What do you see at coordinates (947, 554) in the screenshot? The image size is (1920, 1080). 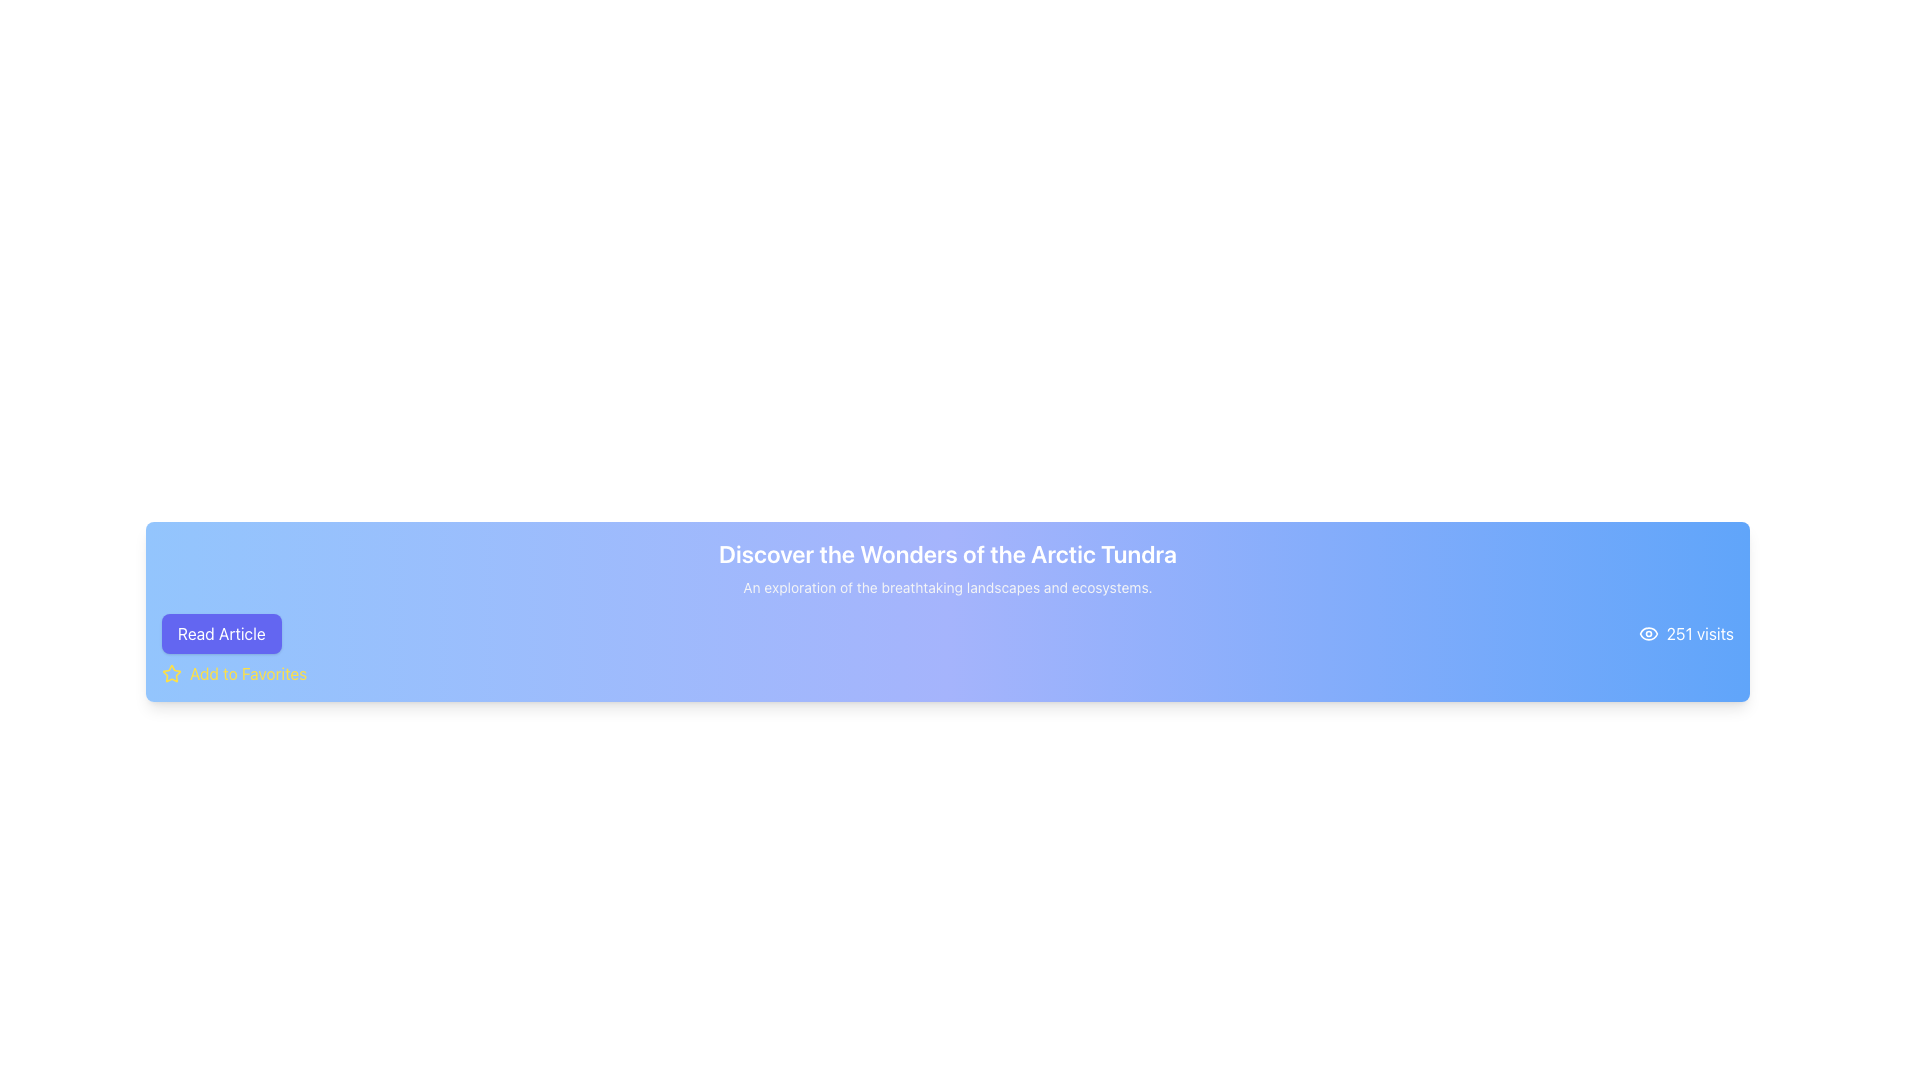 I see `the text element reading 'Discover the Wonders of the Arctic Tundra', which is styled in bold, large white font against a gradient blue background` at bounding box center [947, 554].